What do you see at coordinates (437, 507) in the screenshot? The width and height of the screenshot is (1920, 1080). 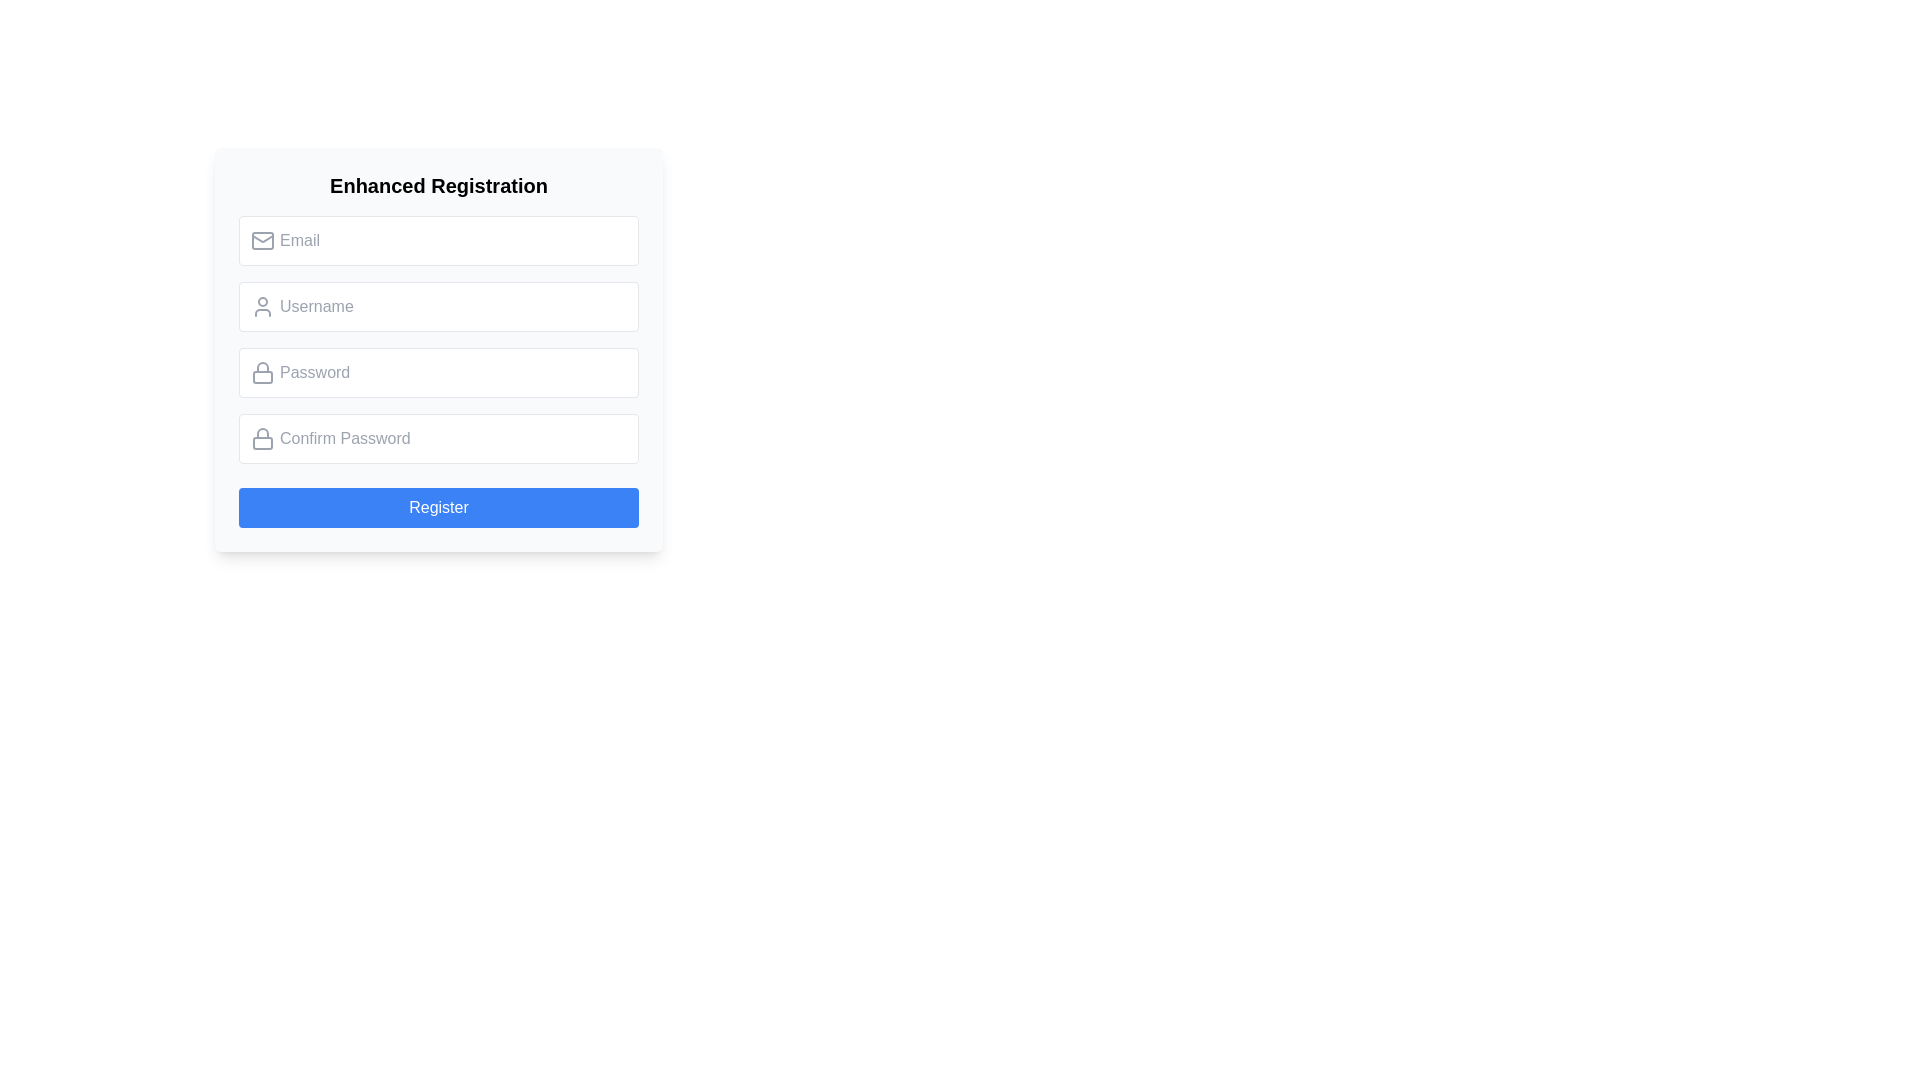 I see `the vibrant blue 'Register' button with rounded corners located at the bottom of the 'Enhanced Registration' card` at bounding box center [437, 507].